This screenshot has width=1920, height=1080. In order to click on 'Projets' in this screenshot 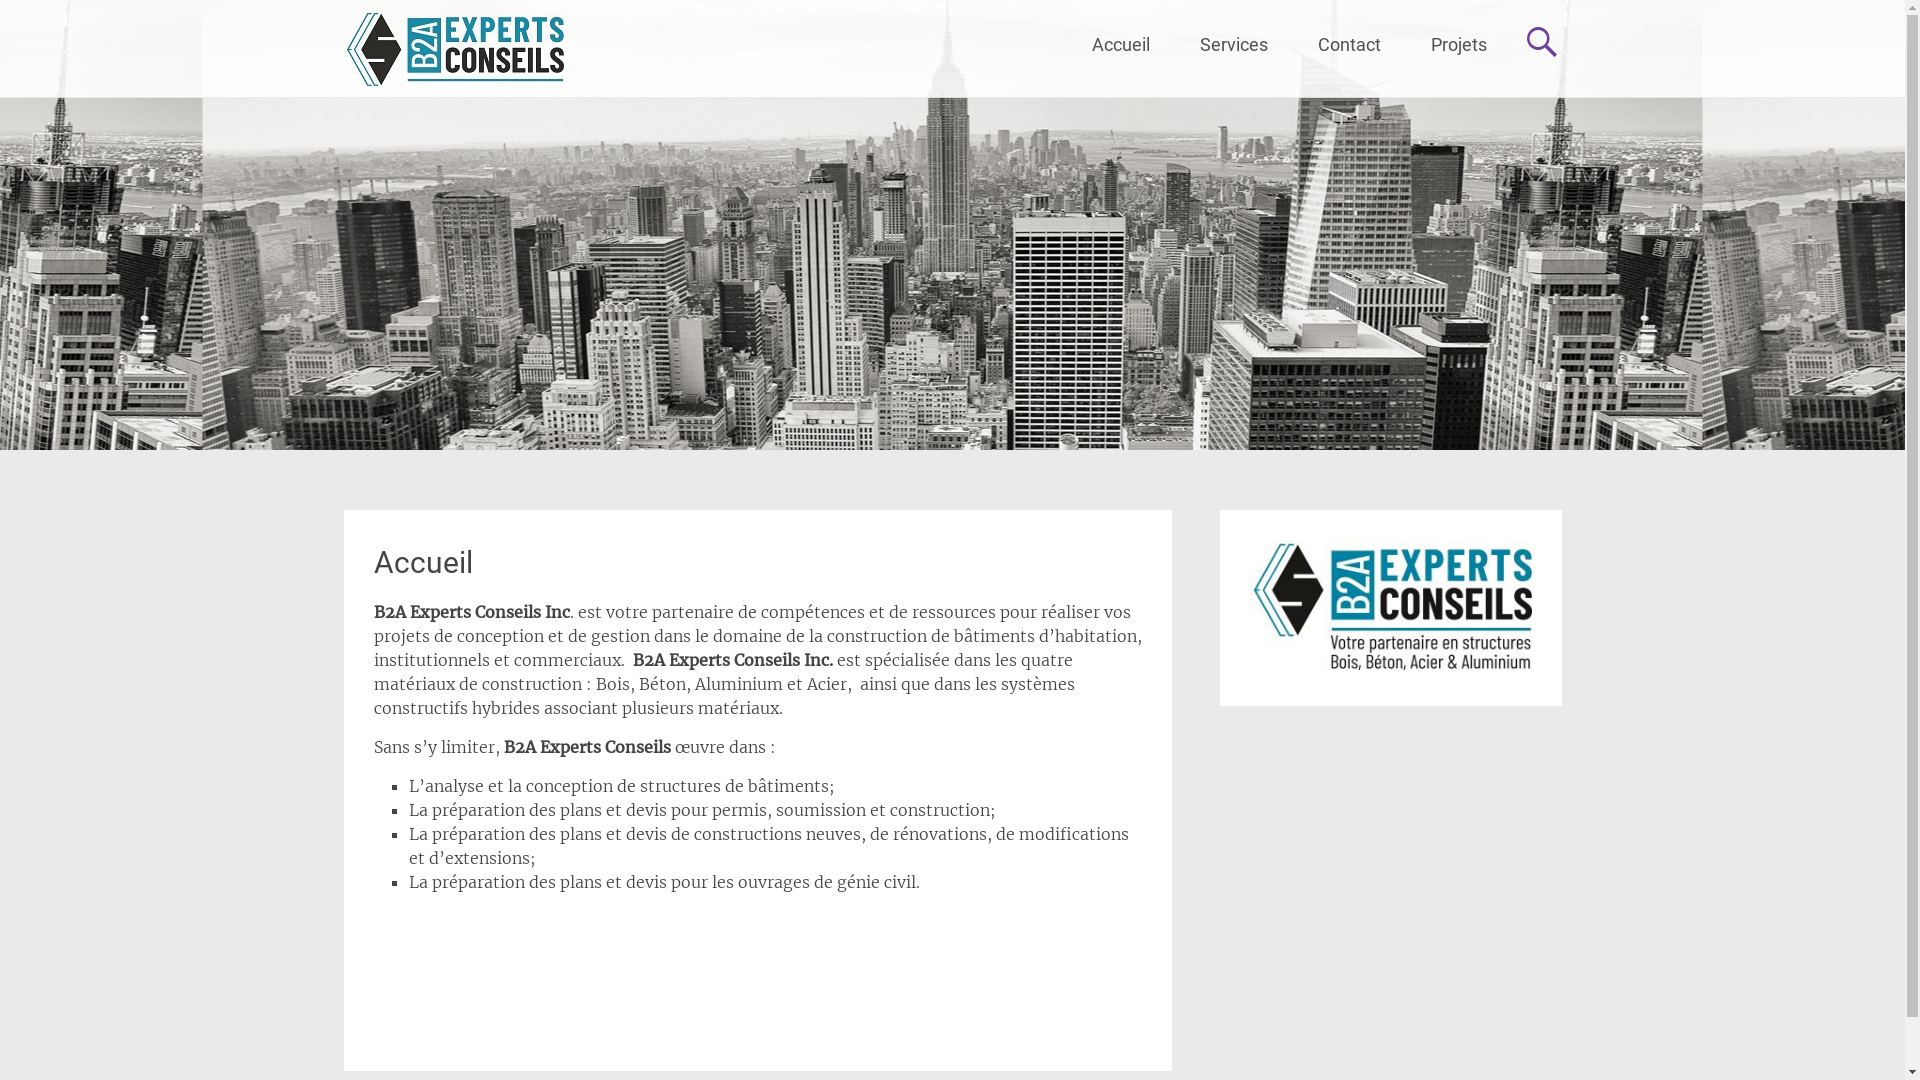, I will do `click(1405, 45)`.